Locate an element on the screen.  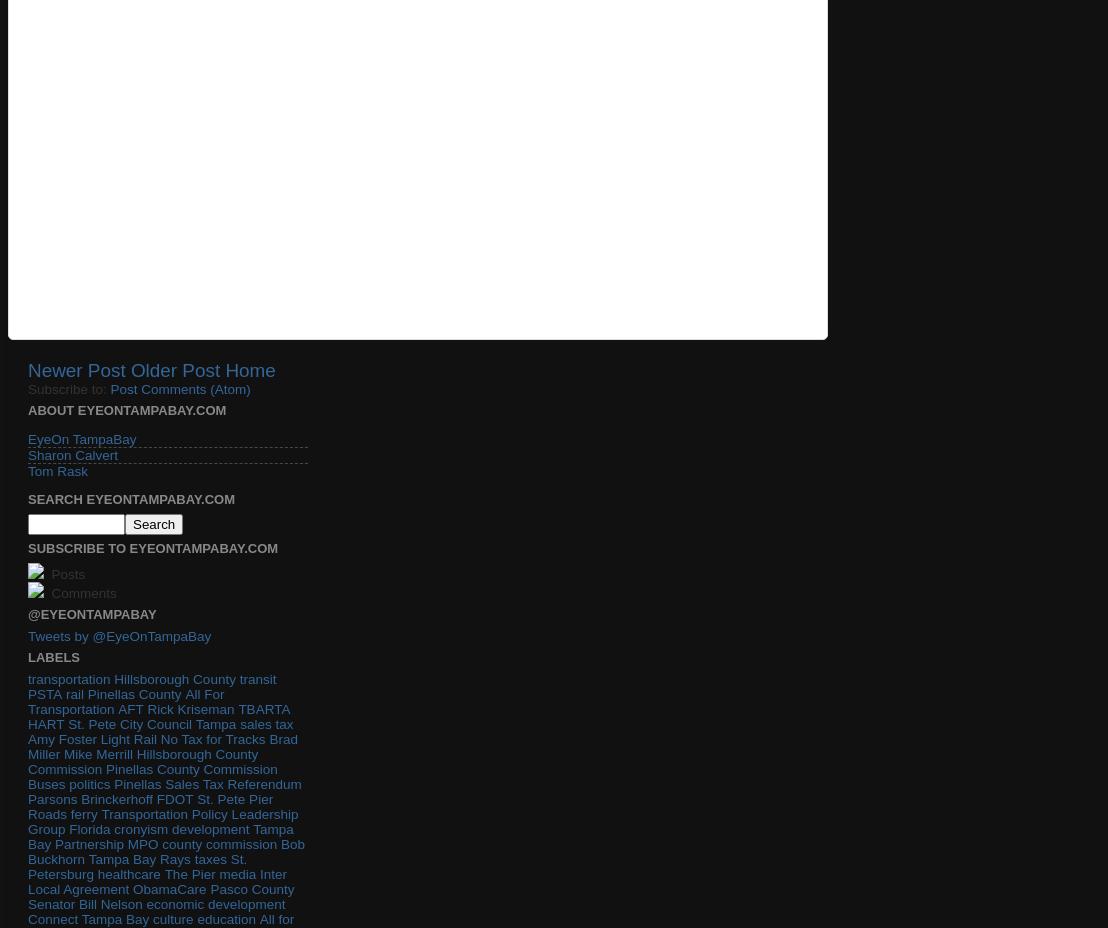
'Transportation Policy Leadership Group' is located at coordinates (161, 821).